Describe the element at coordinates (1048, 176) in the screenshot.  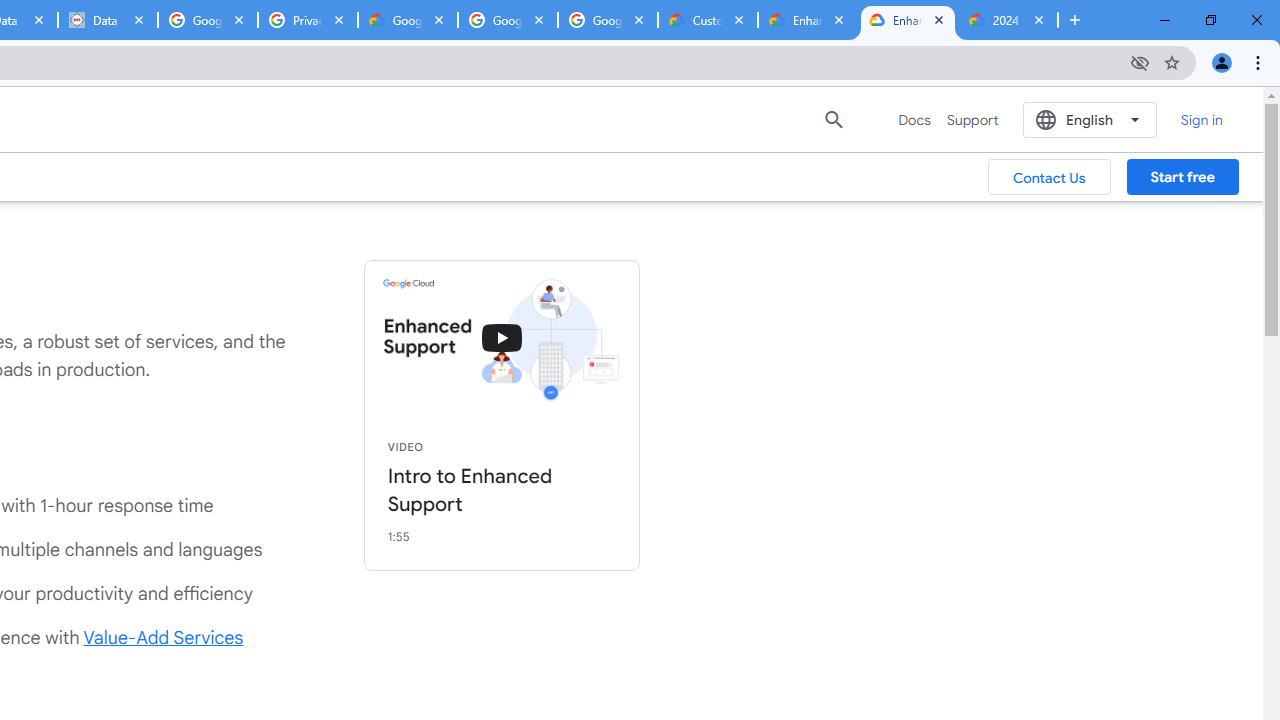
I see `'Contact Us'` at that location.